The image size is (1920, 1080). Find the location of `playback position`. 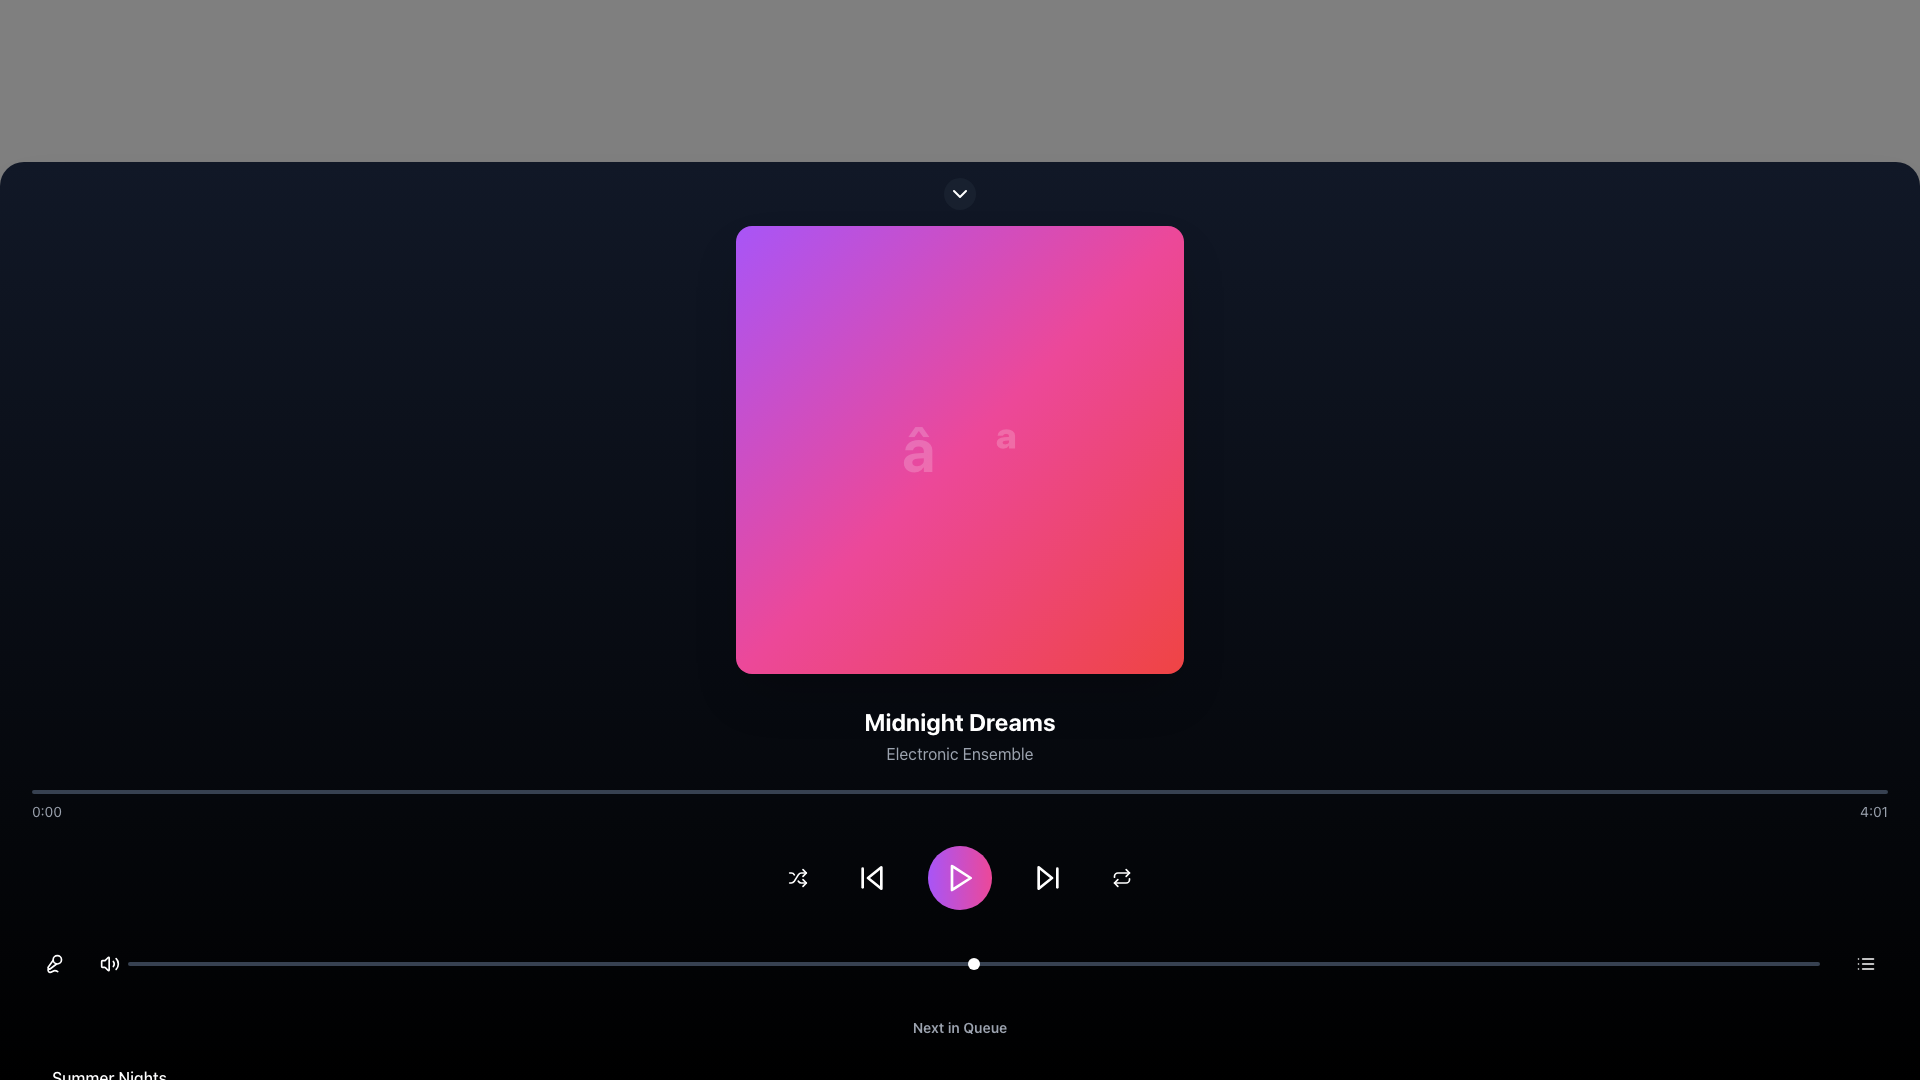

playback position is located at coordinates (960, 790).